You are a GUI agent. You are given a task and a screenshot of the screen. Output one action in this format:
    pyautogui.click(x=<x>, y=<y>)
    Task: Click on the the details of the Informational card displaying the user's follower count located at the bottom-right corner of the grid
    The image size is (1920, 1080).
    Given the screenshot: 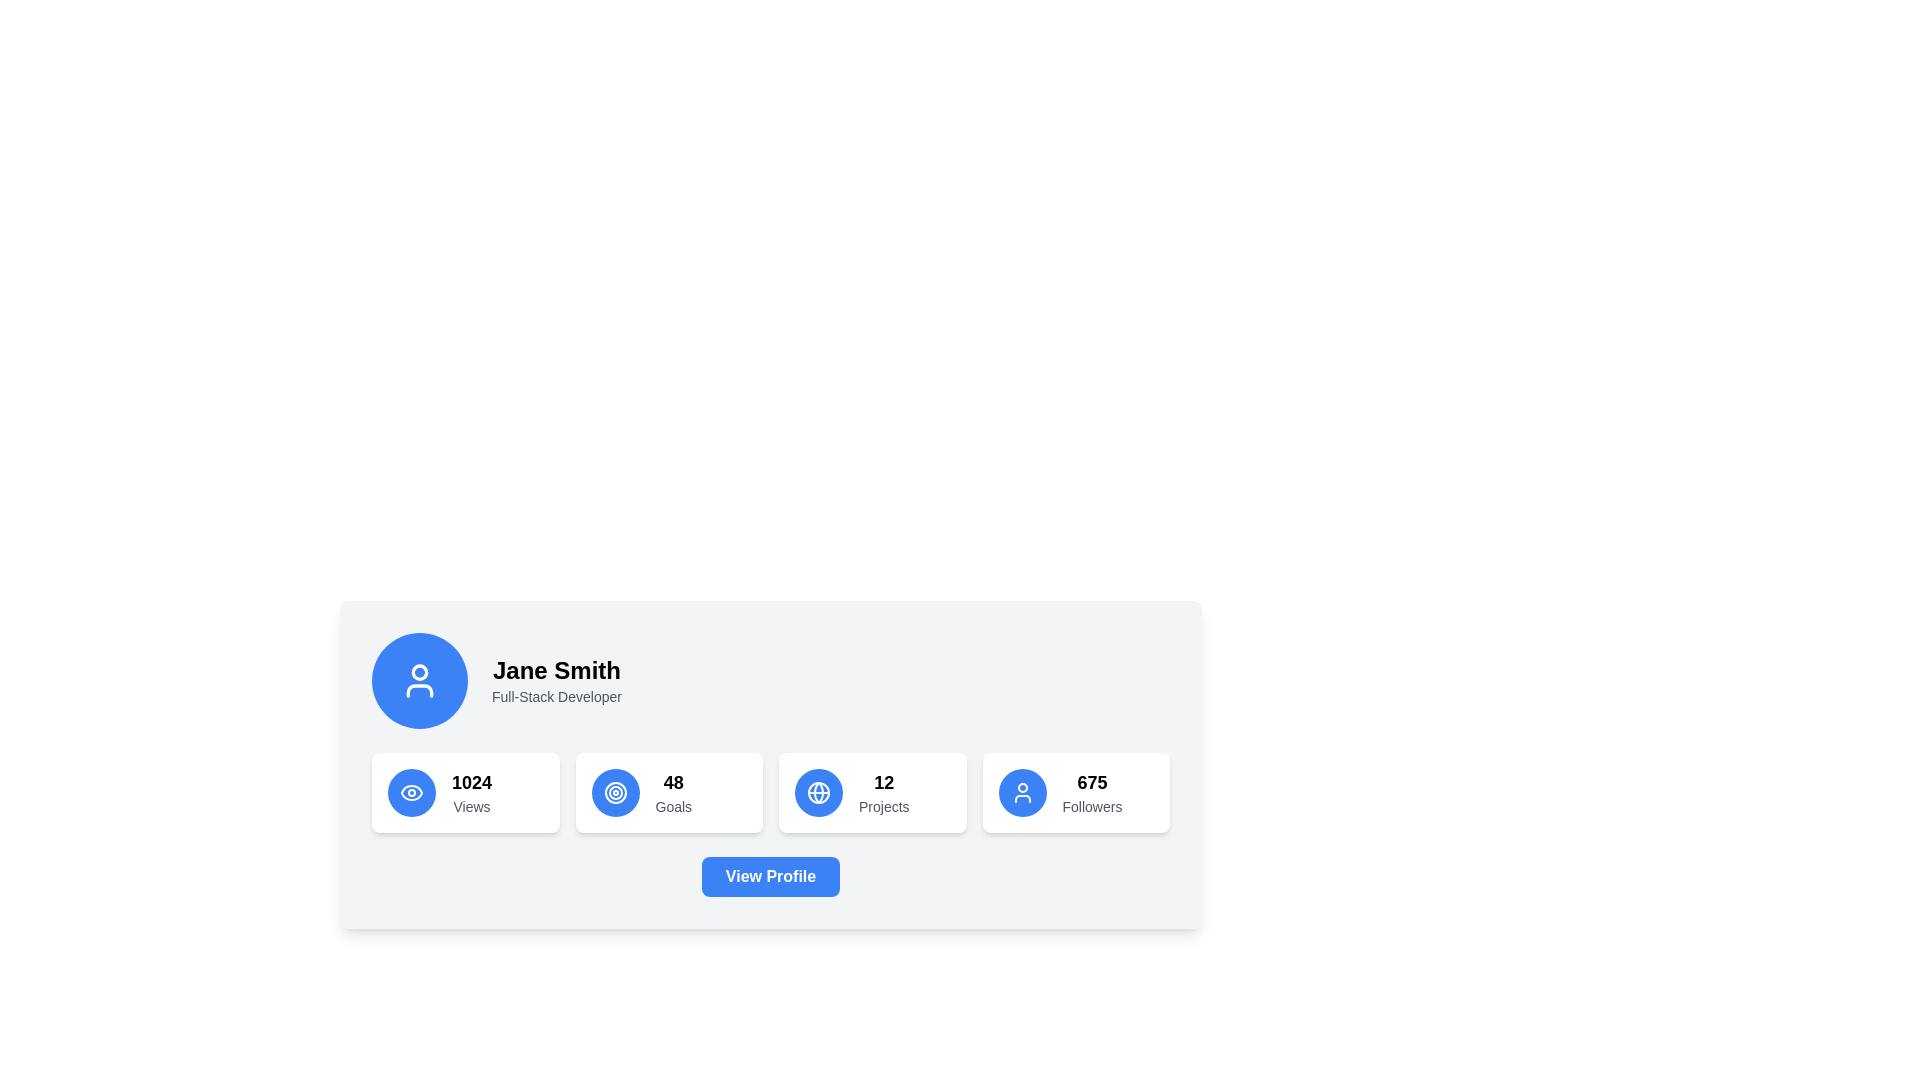 What is the action you would take?
    pyautogui.click(x=1075, y=792)
    